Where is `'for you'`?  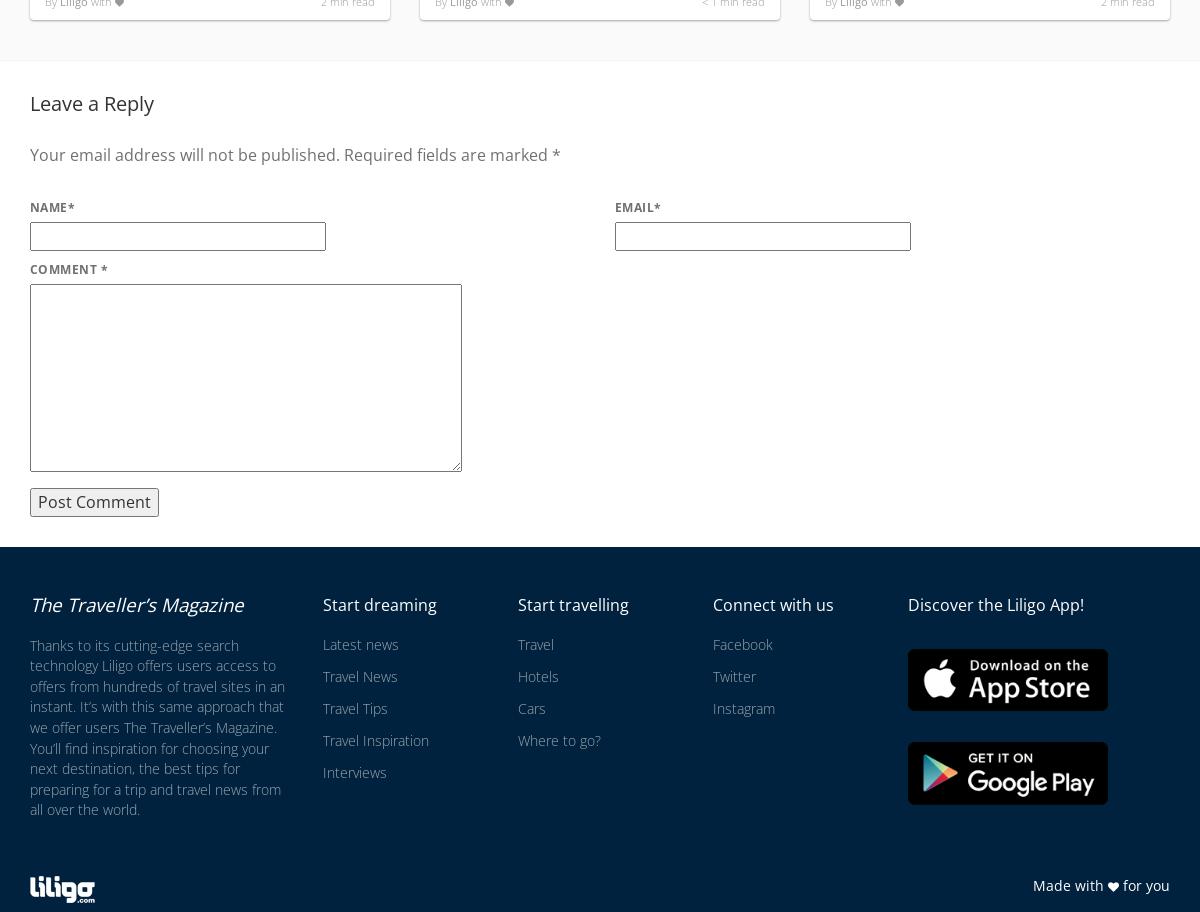
'for you' is located at coordinates (1143, 883).